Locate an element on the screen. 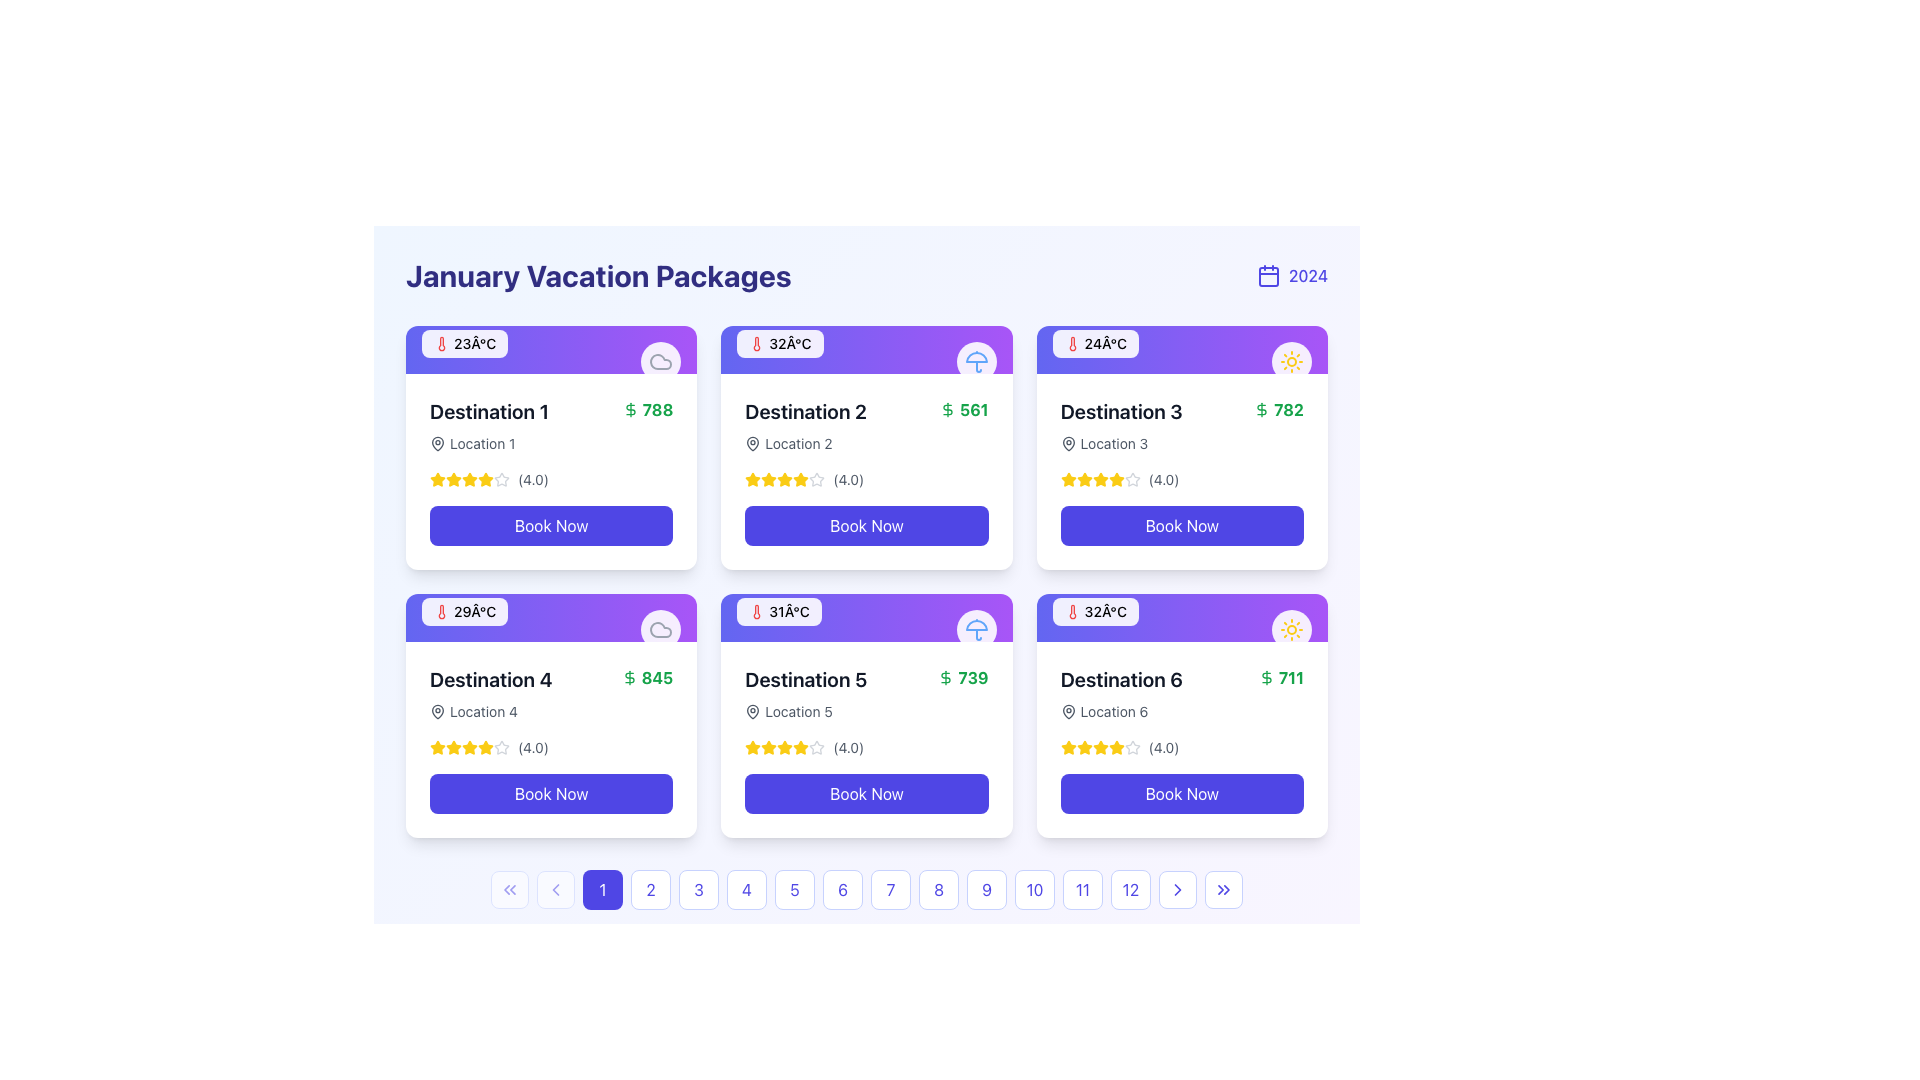  the Temperature Display Widget displaying '32Â°C' with a red thermometer icon, located in the top-left corner of the purple header area of the 'Destination 2' card is located at coordinates (779, 342).